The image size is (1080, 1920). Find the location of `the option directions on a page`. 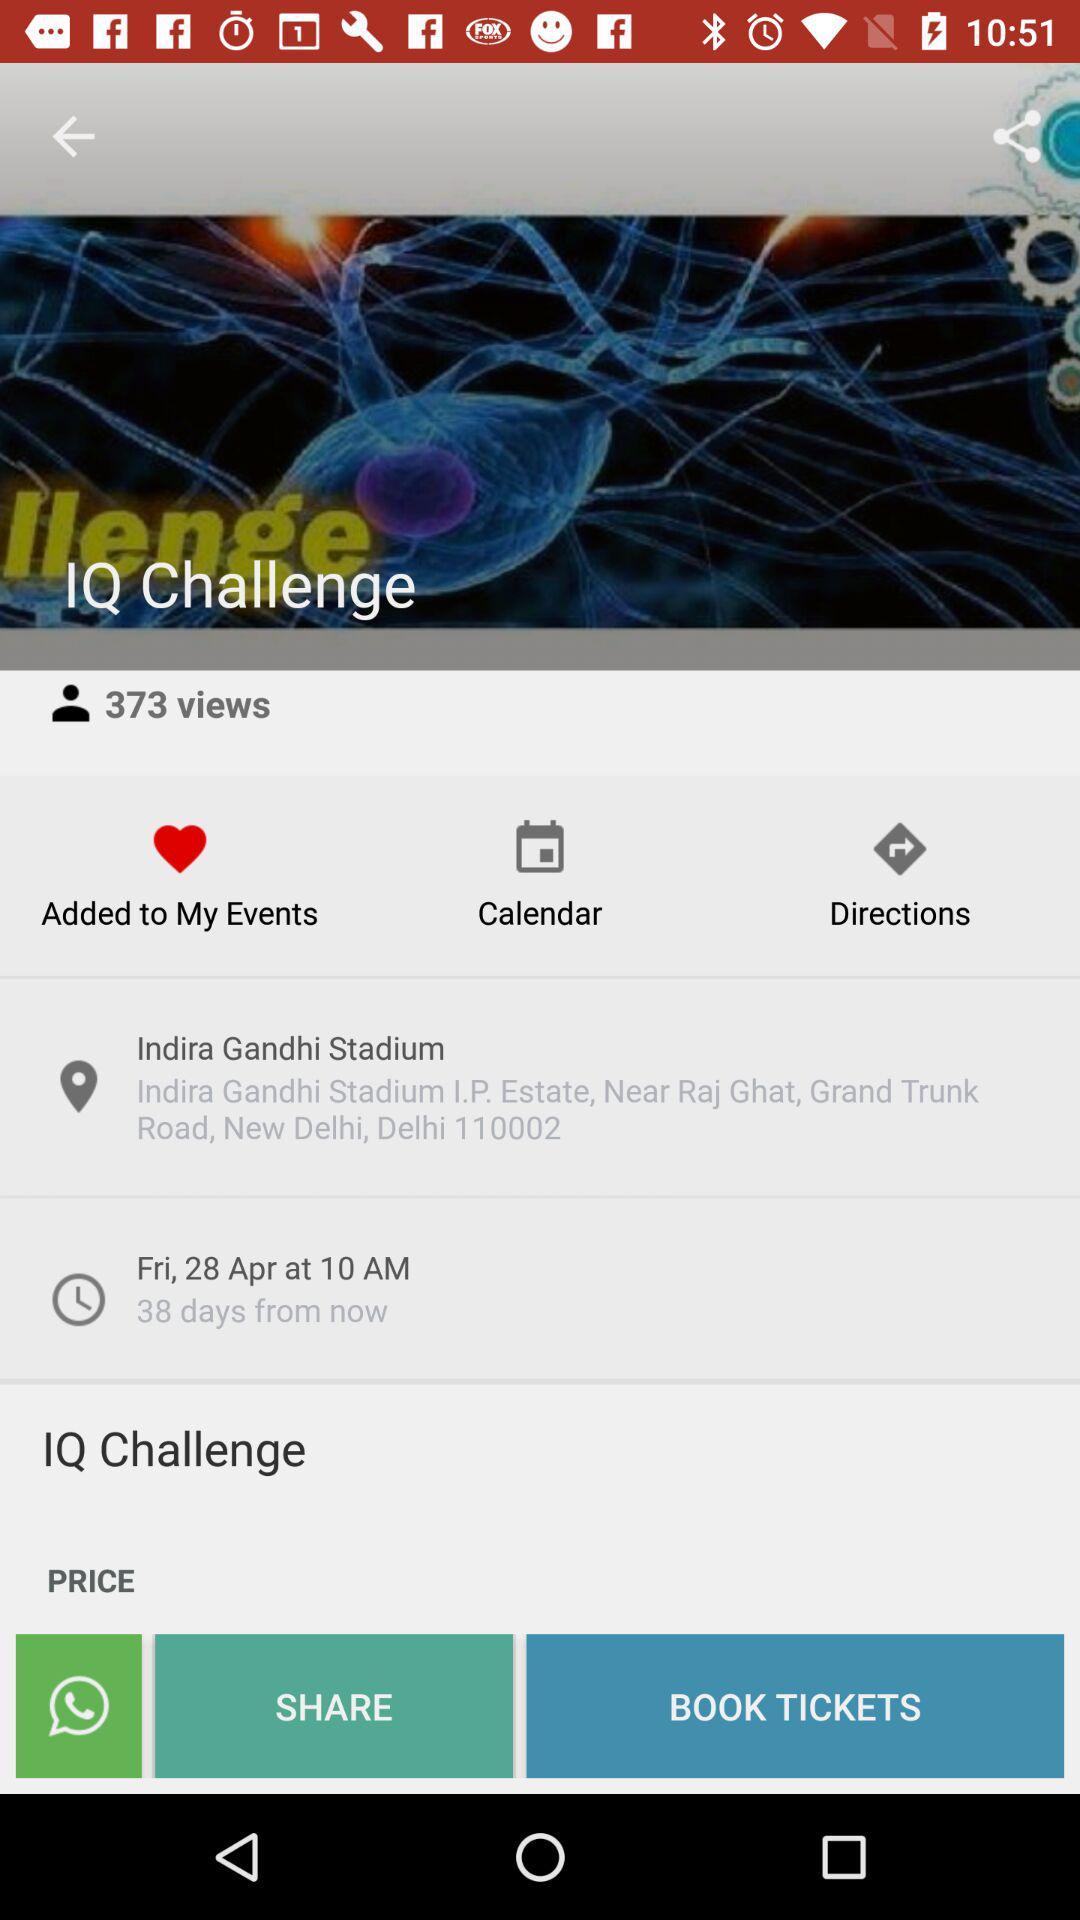

the option directions on a page is located at coordinates (898, 875).